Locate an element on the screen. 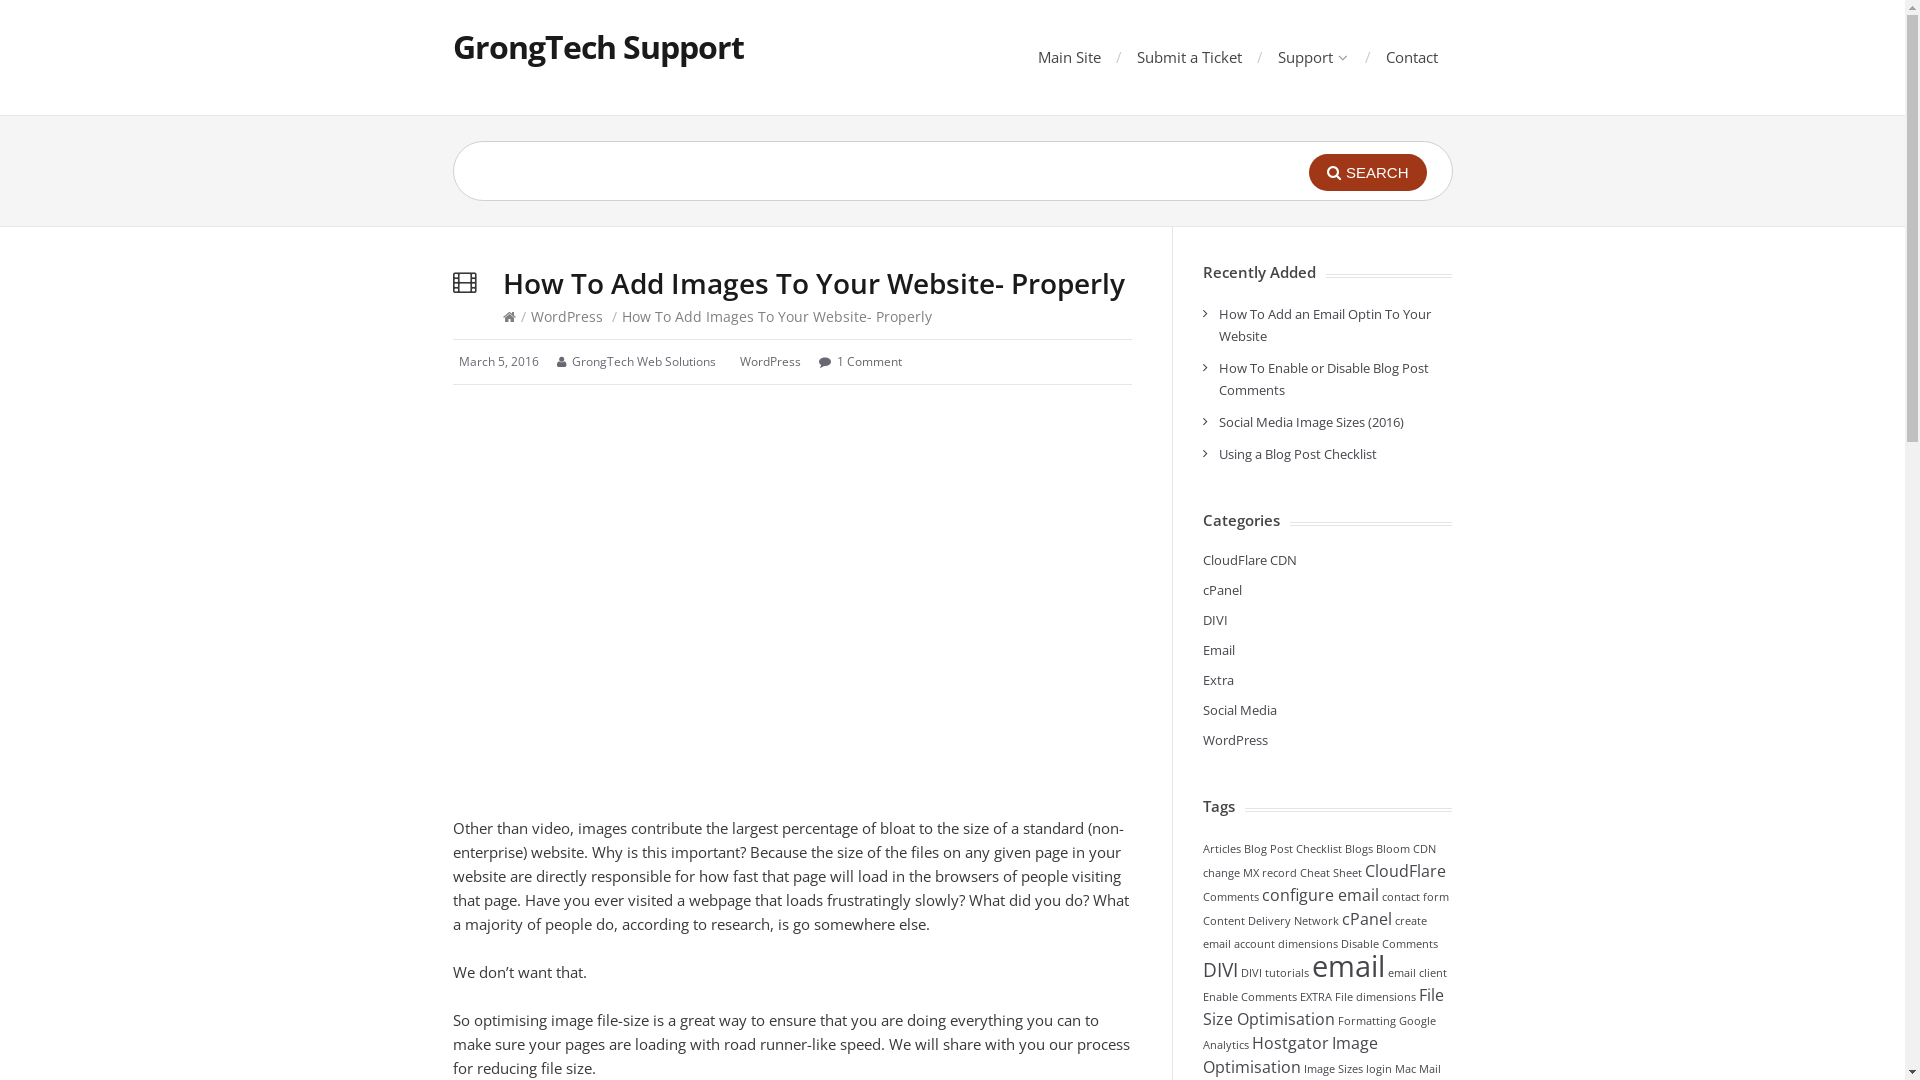  'change MX record' is located at coordinates (1247, 871).